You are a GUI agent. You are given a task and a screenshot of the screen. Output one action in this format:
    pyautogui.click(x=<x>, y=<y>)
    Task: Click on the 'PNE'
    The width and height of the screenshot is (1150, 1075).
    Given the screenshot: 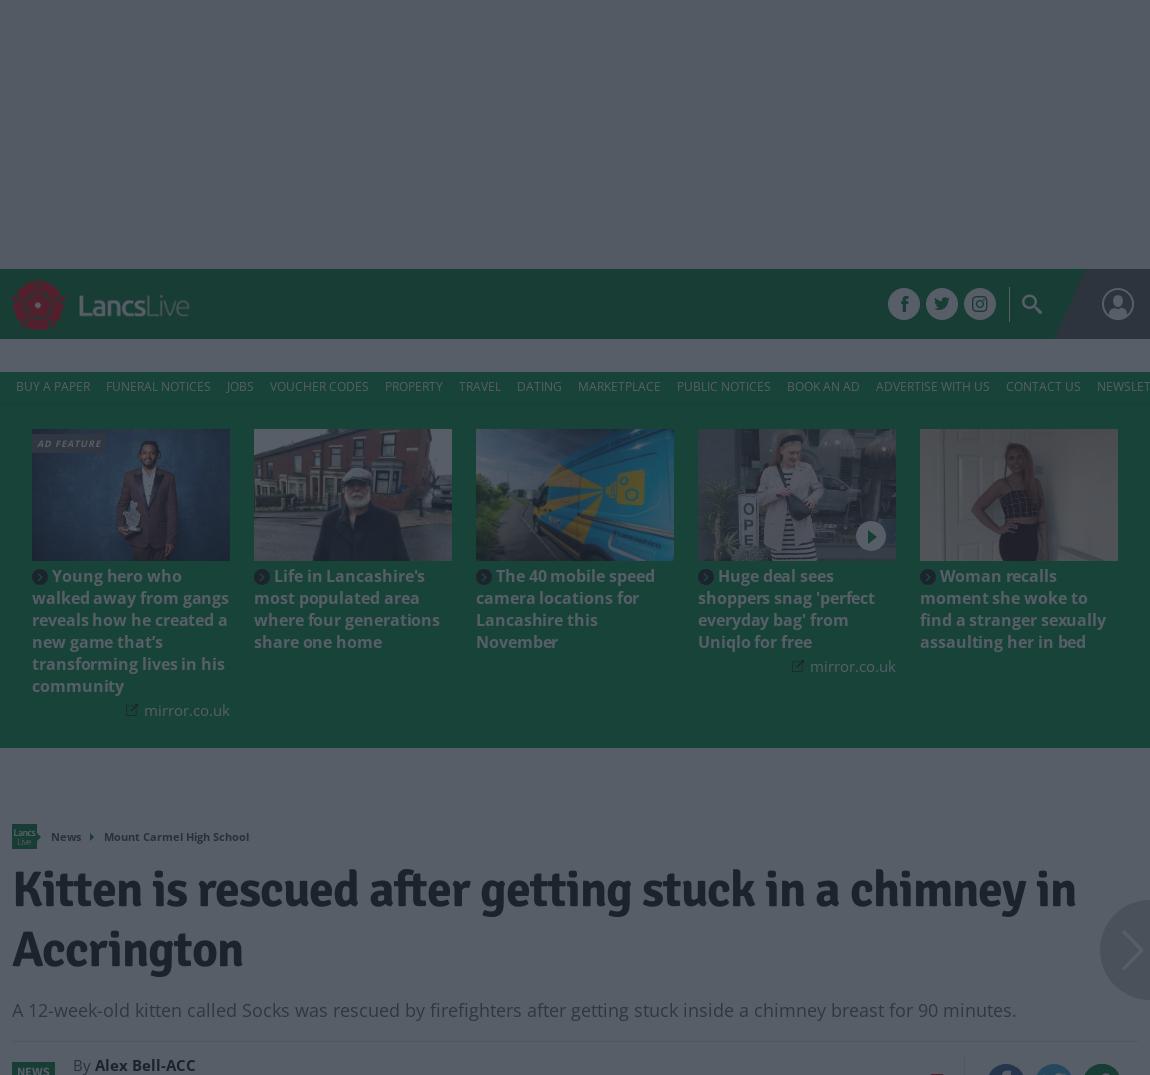 What is the action you would take?
    pyautogui.click(x=643, y=303)
    